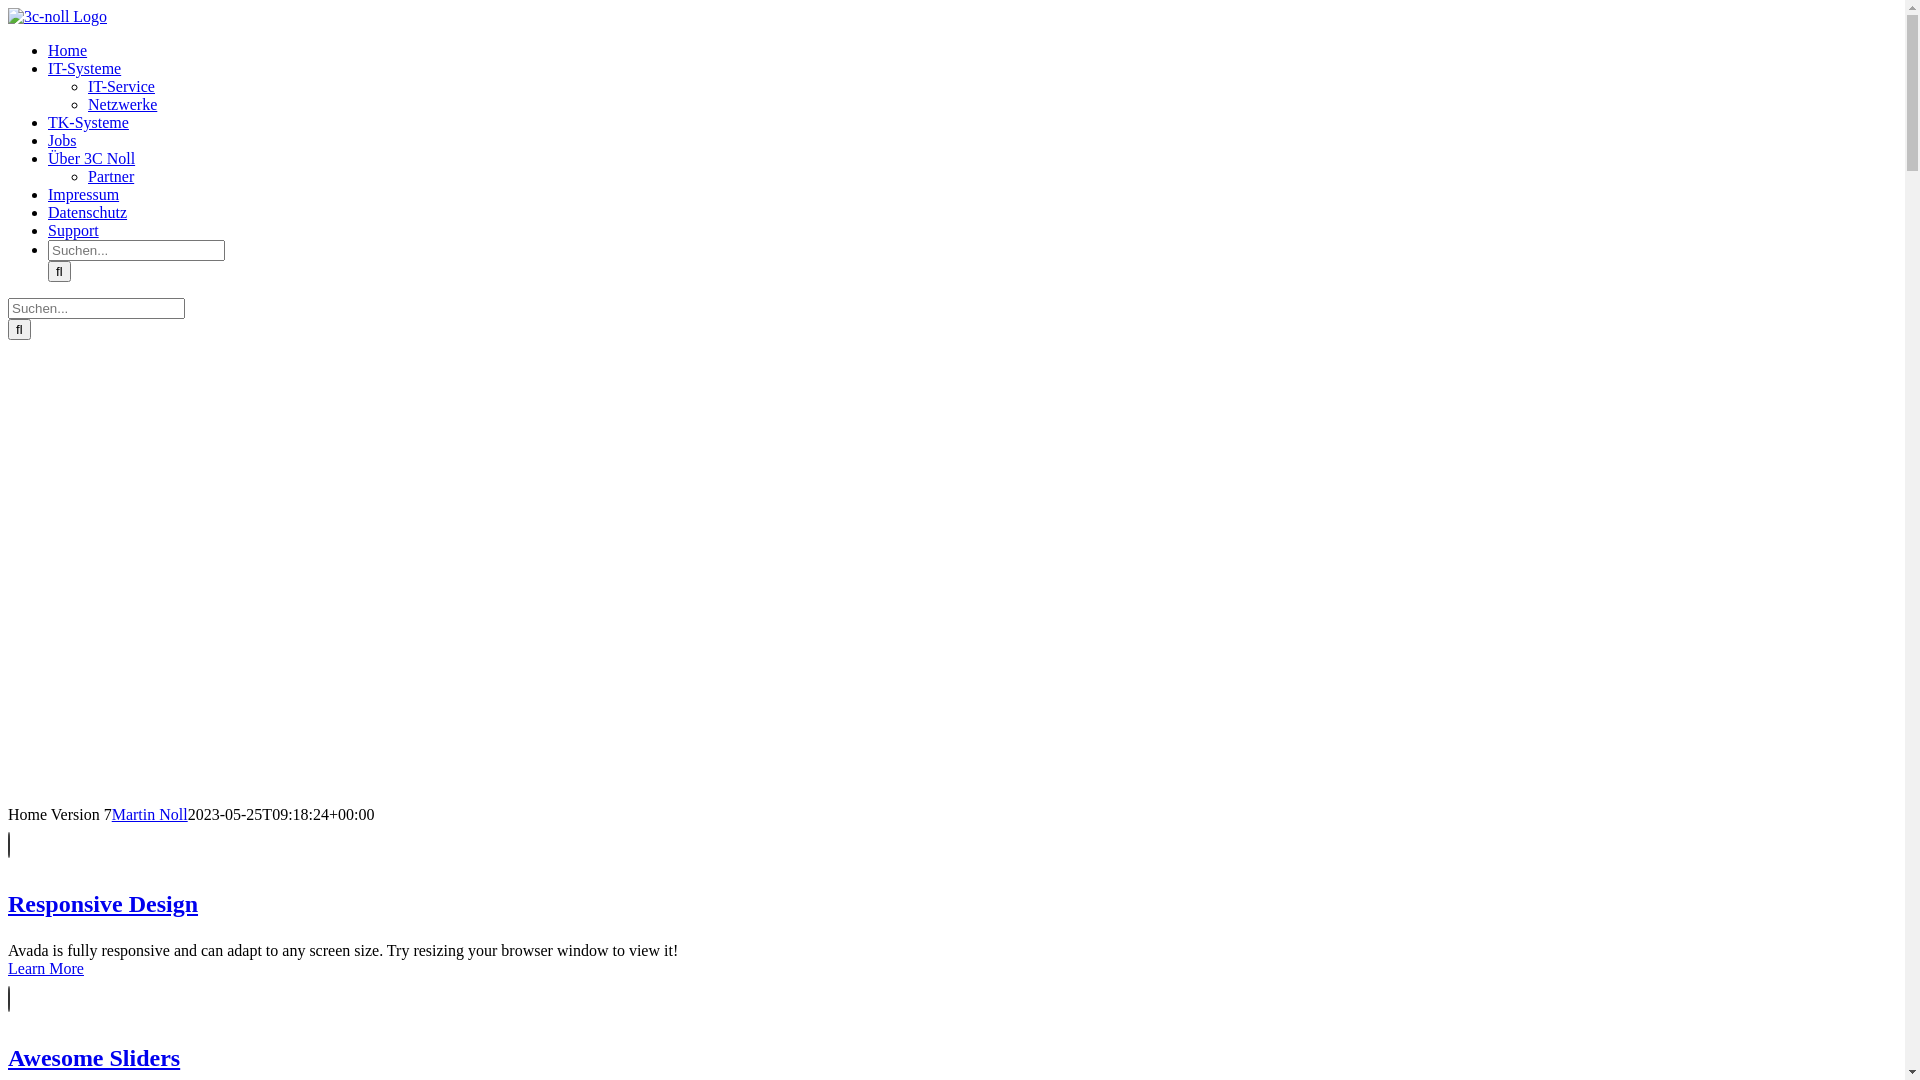  I want to click on 'Partner', so click(109, 175).